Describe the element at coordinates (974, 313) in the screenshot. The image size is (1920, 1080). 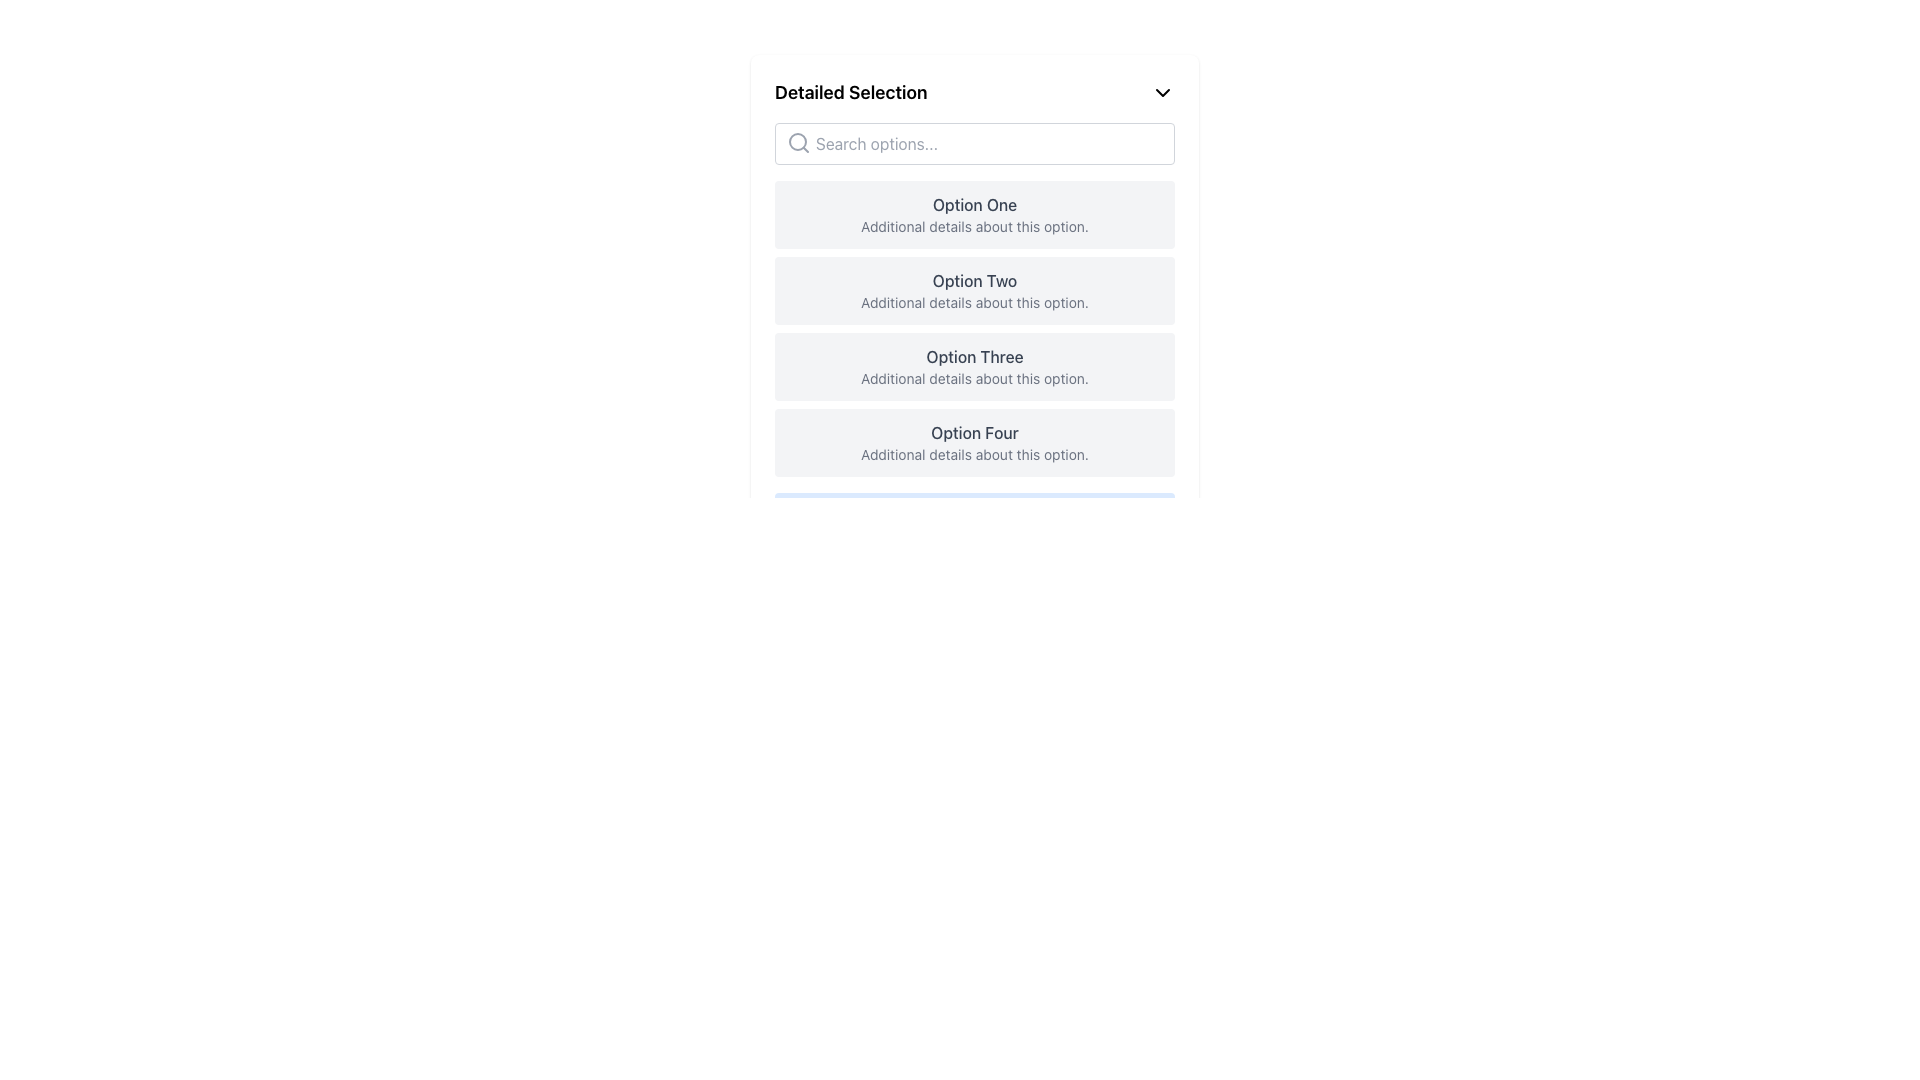
I see `the second selectable card in the list under the header 'Detailed Selection'` at that location.